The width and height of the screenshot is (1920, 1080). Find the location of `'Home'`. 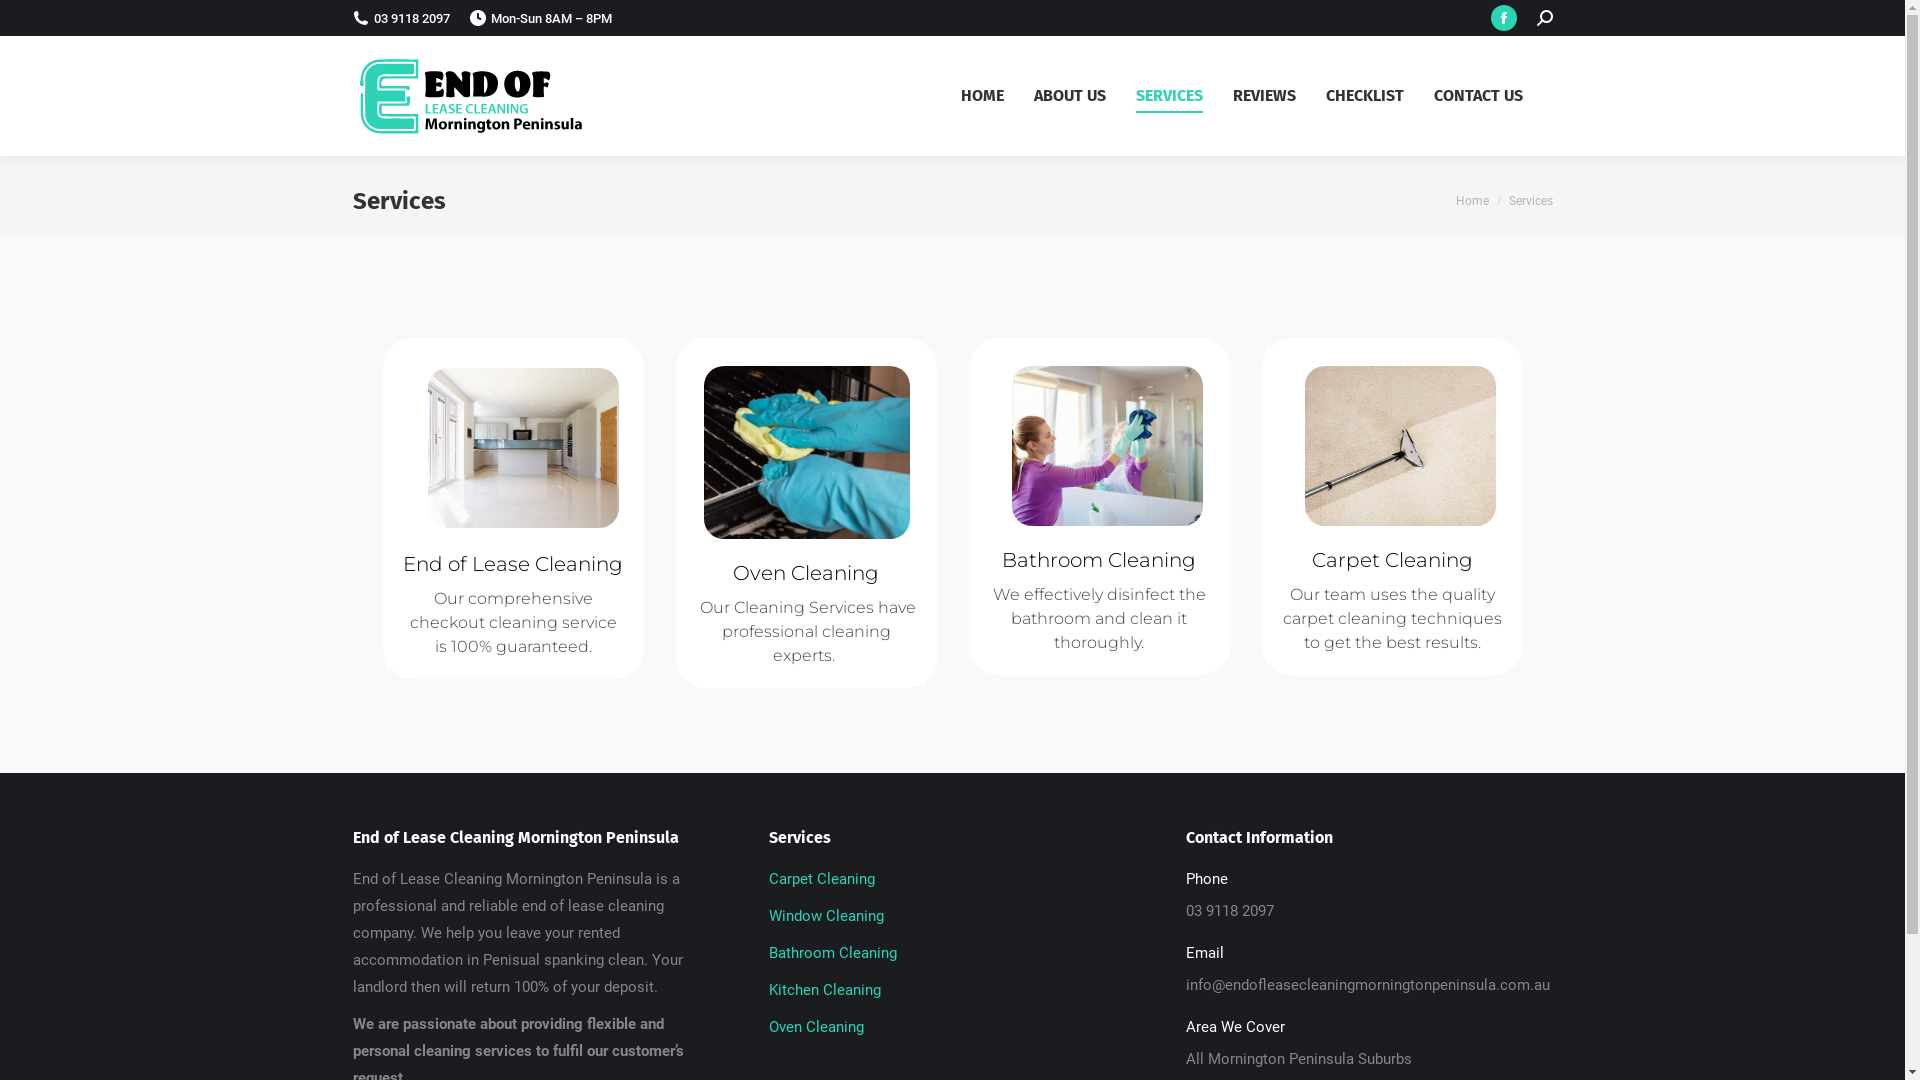

'Home' is located at coordinates (1472, 200).